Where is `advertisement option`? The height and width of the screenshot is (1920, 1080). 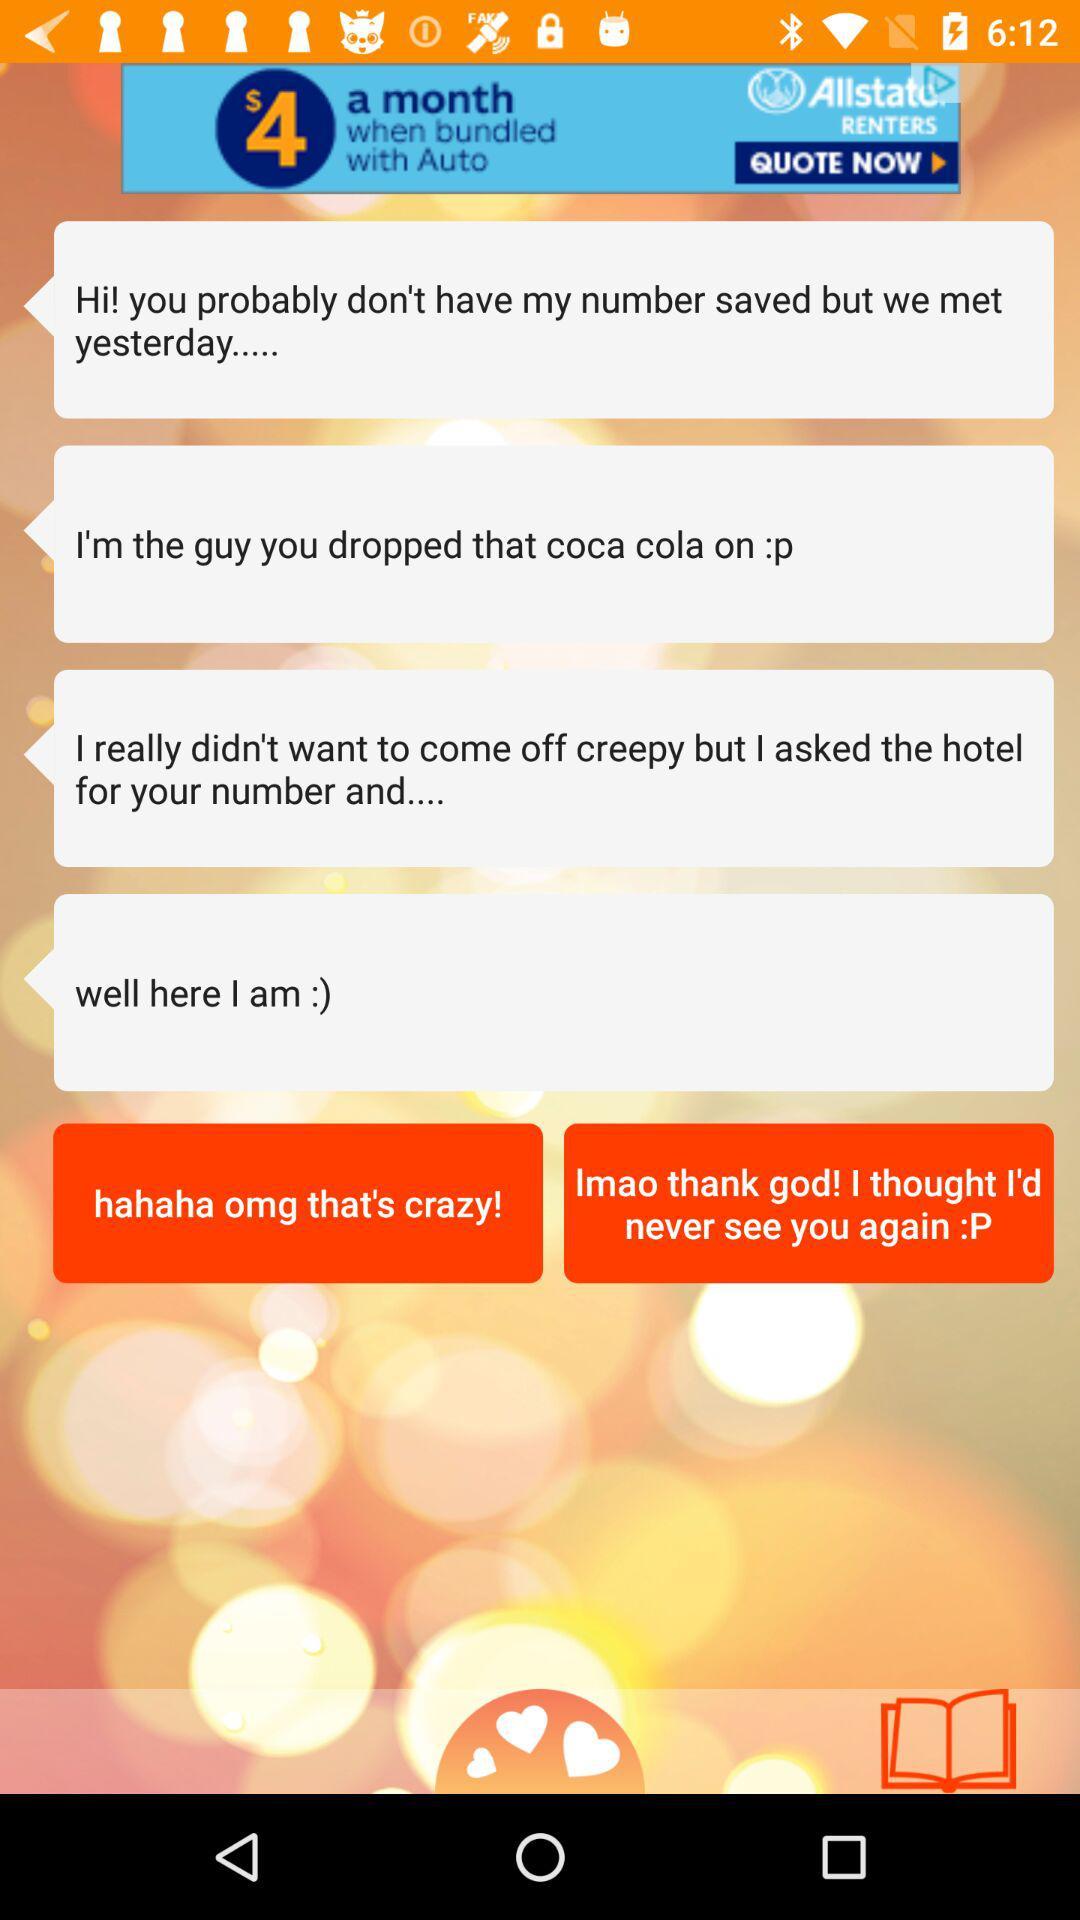 advertisement option is located at coordinates (540, 127).